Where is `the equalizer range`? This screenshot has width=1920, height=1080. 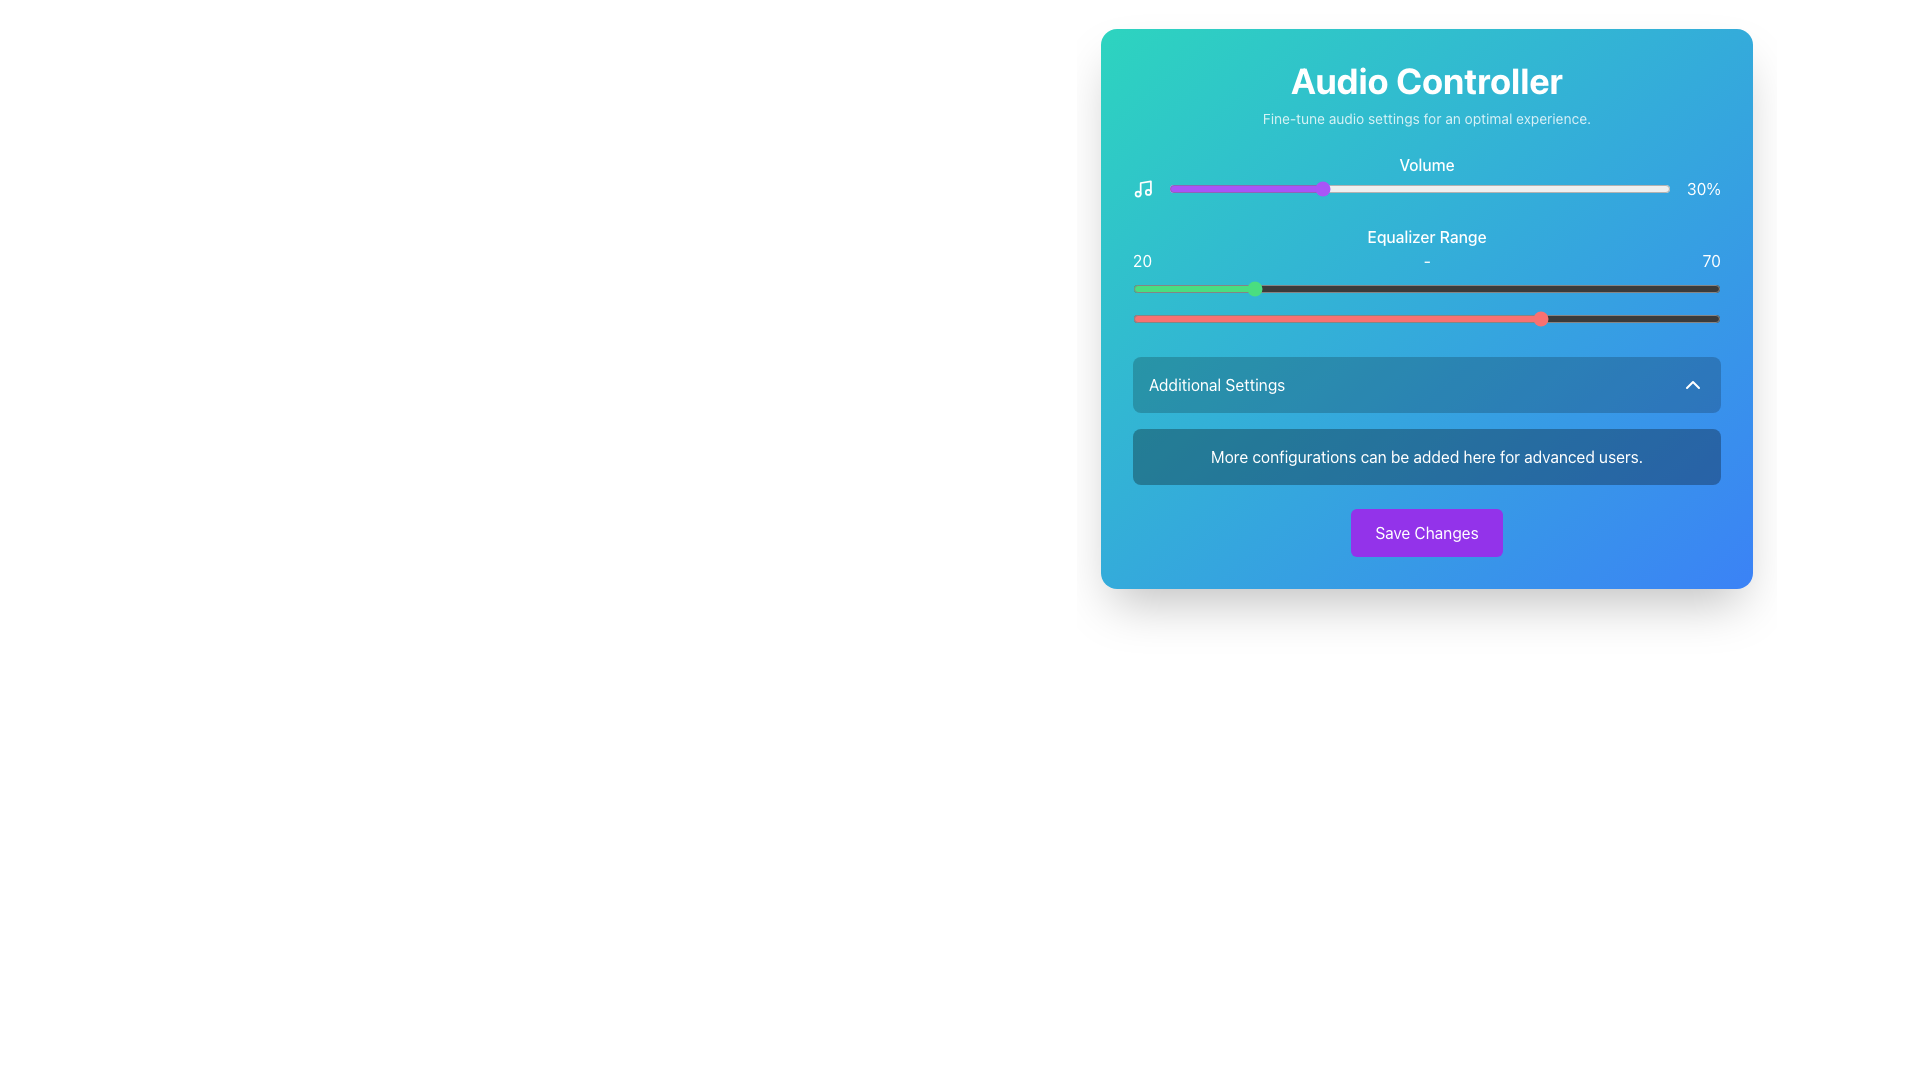
the equalizer range is located at coordinates (1356, 318).